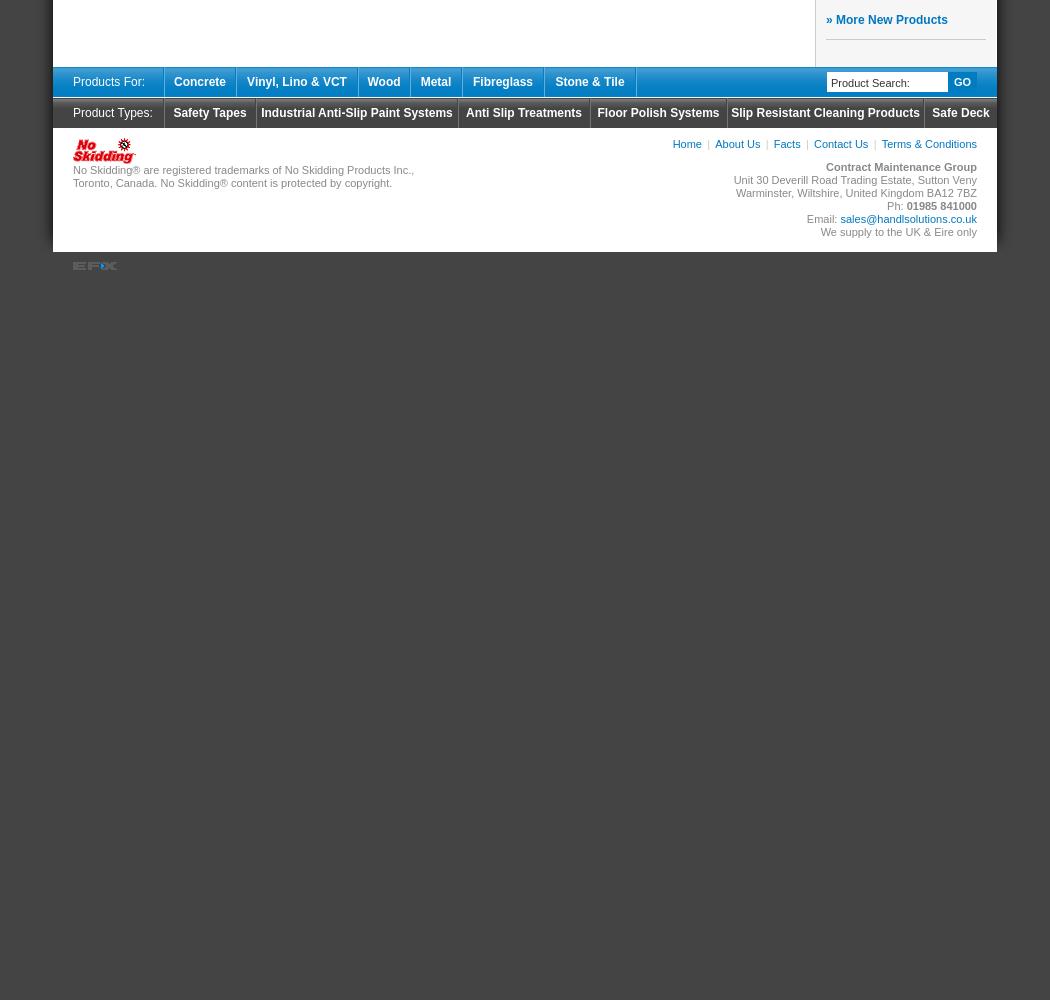 This screenshot has width=1050, height=1000. Describe the element at coordinates (823, 111) in the screenshot. I see `'Slip 
            Resistant Cleaning Products'` at that location.